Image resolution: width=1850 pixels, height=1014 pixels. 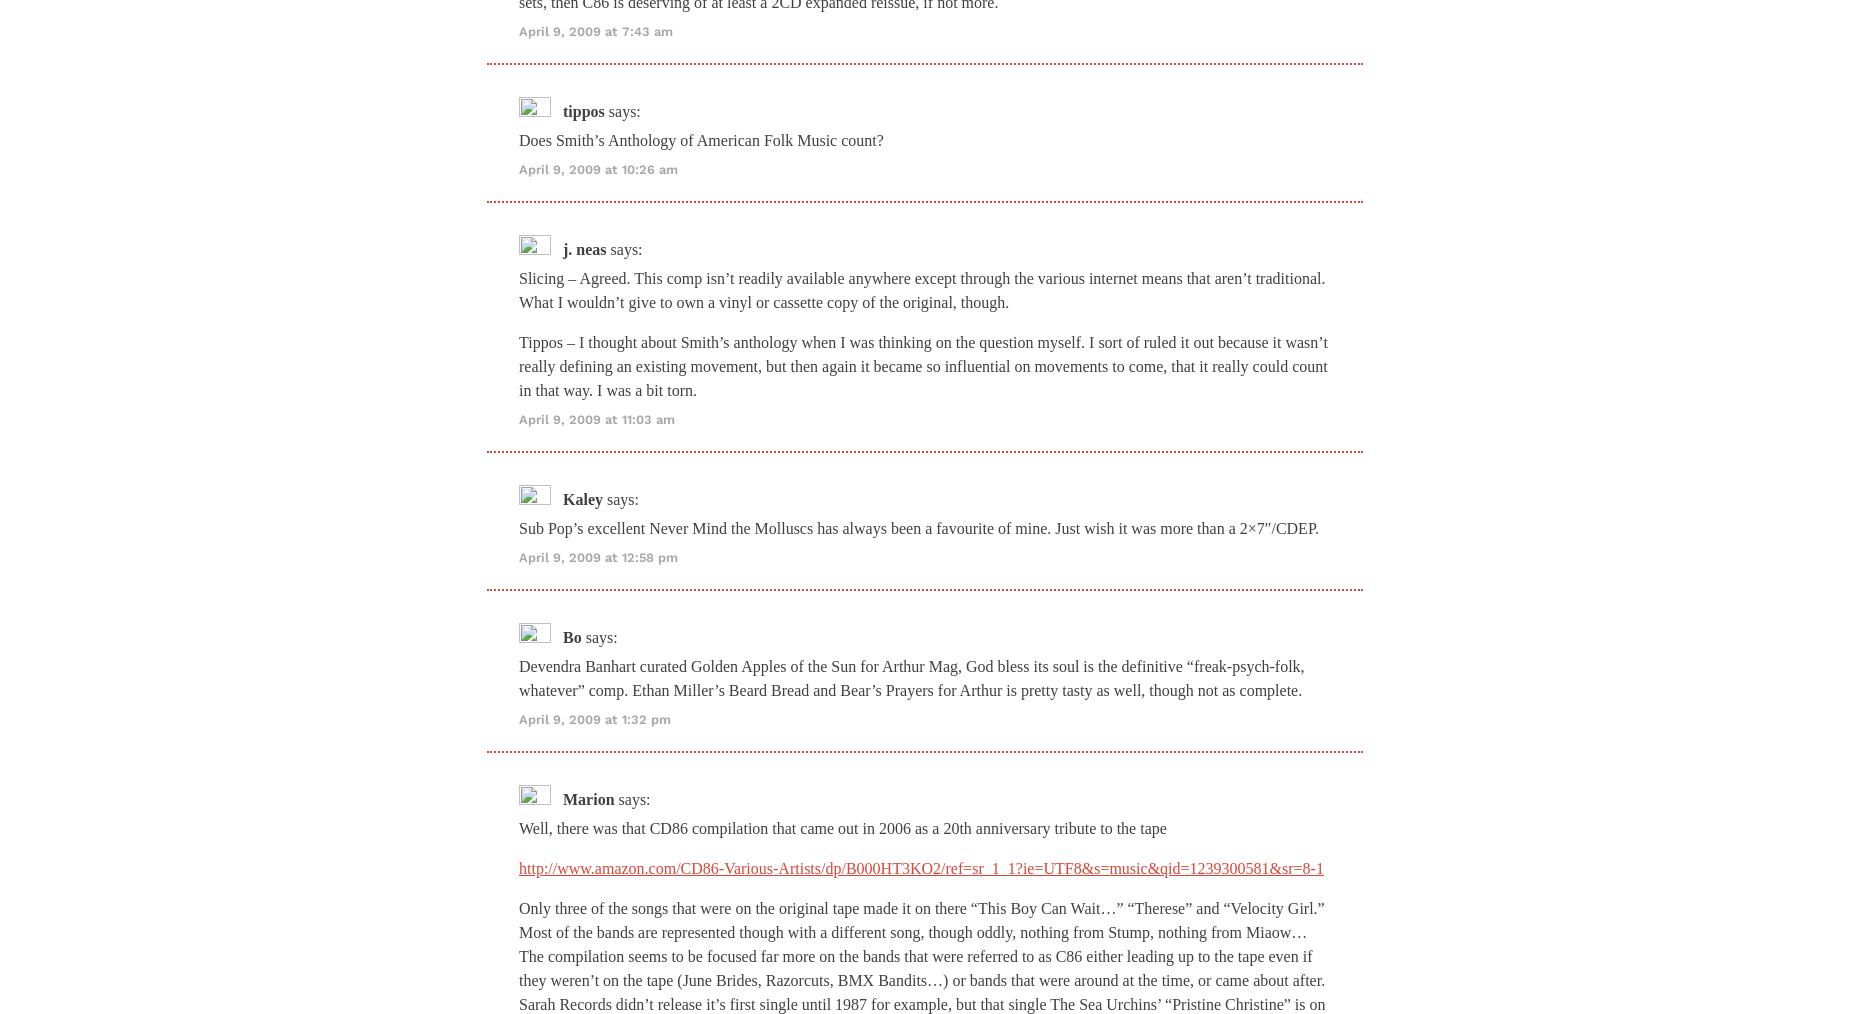 What do you see at coordinates (596, 29) in the screenshot?
I see `'April 9, 2009 at 7:43 am'` at bounding box center [596, 29].